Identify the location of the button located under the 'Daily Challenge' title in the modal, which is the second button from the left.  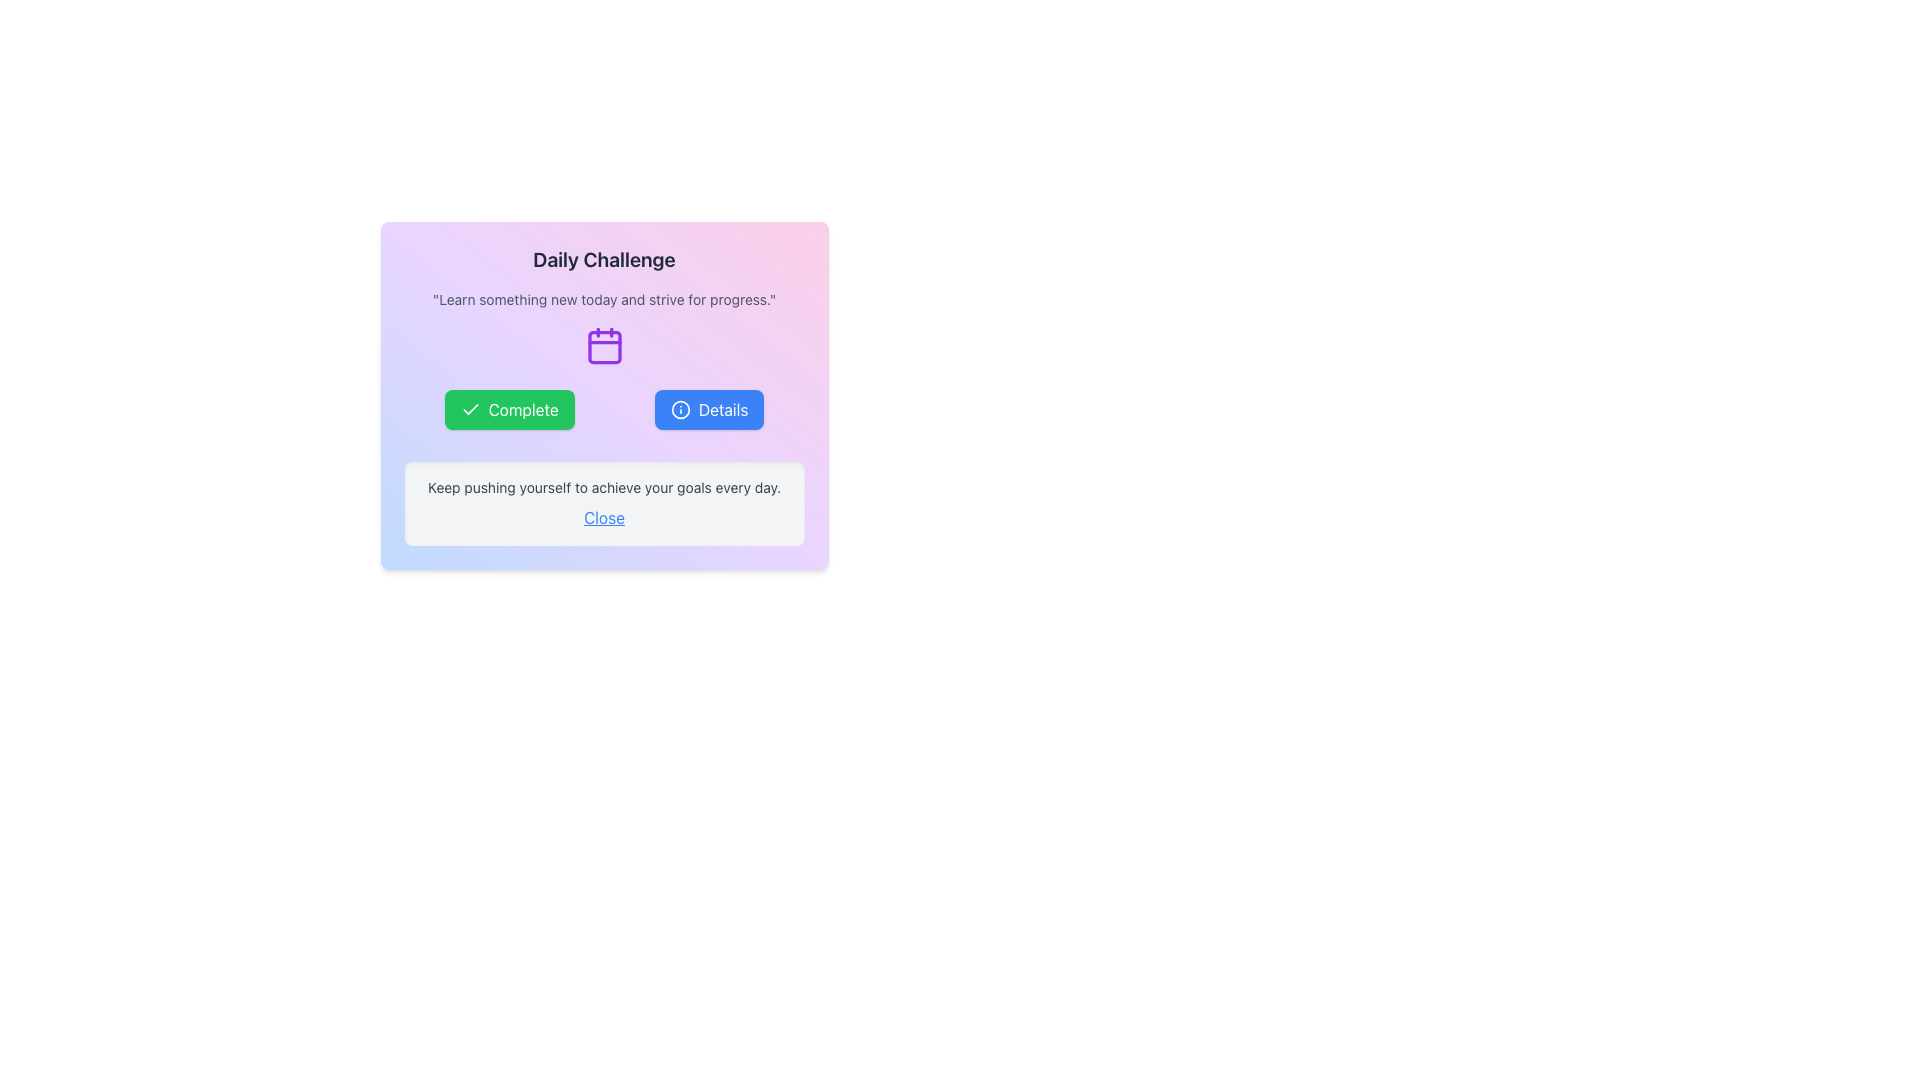
(709, 408).